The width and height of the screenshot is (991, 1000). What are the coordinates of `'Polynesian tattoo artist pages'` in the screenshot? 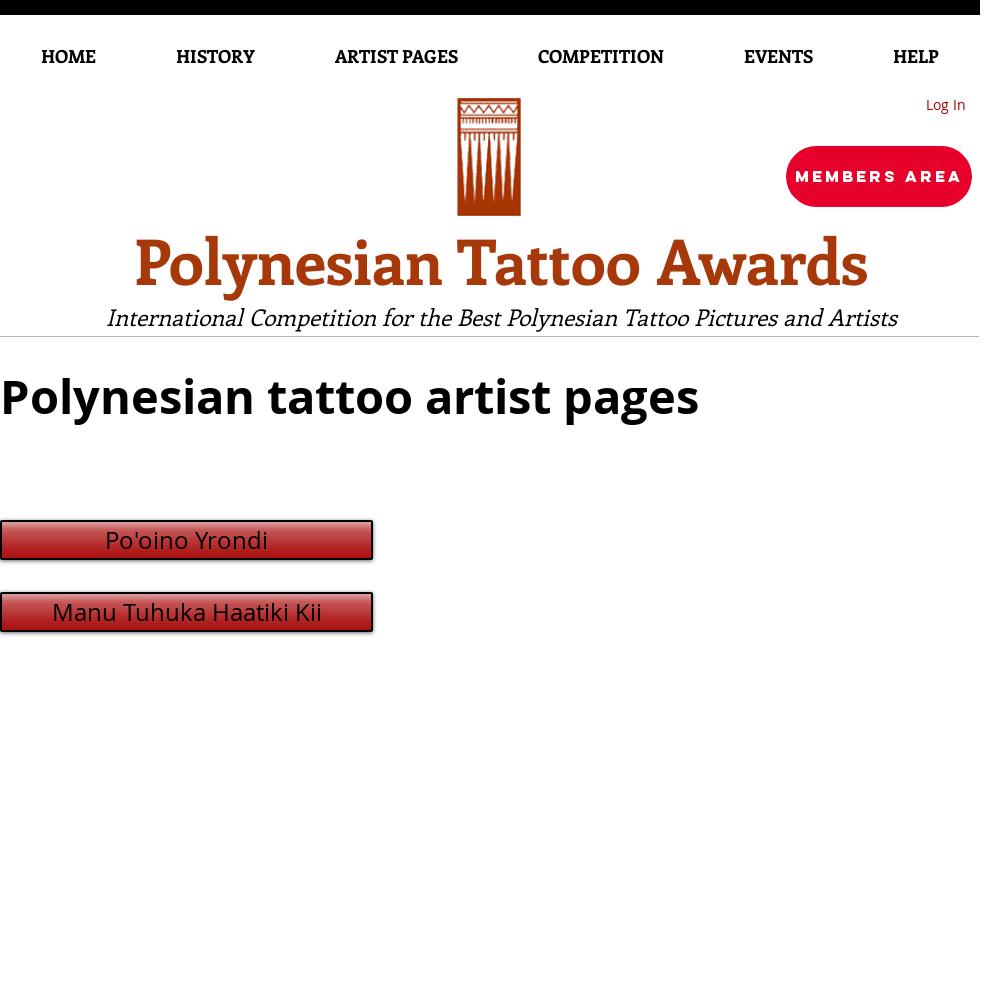 It's located at (349, 396).